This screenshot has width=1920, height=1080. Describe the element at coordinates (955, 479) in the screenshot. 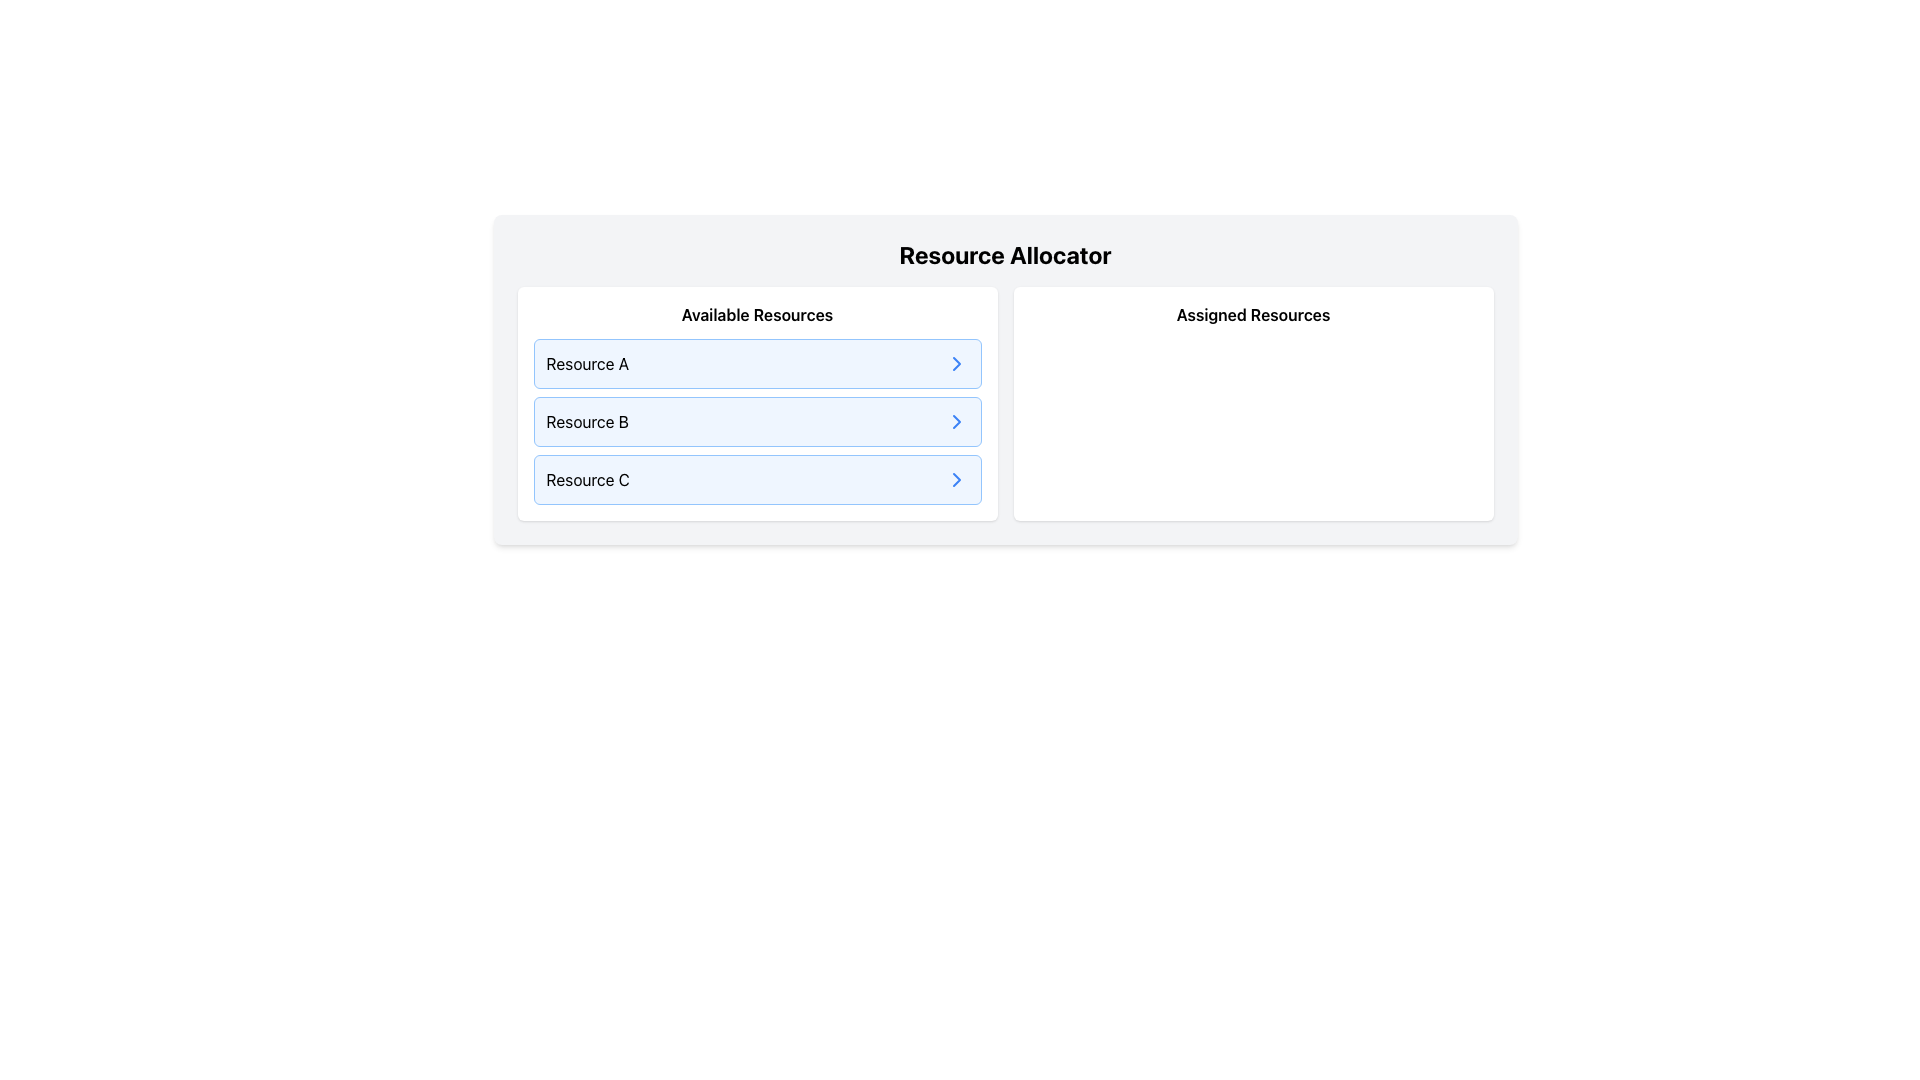

I see `the Chevron Icon in the third item of the 'Available Resources' section, aligned with 'Resource C'` at that location.